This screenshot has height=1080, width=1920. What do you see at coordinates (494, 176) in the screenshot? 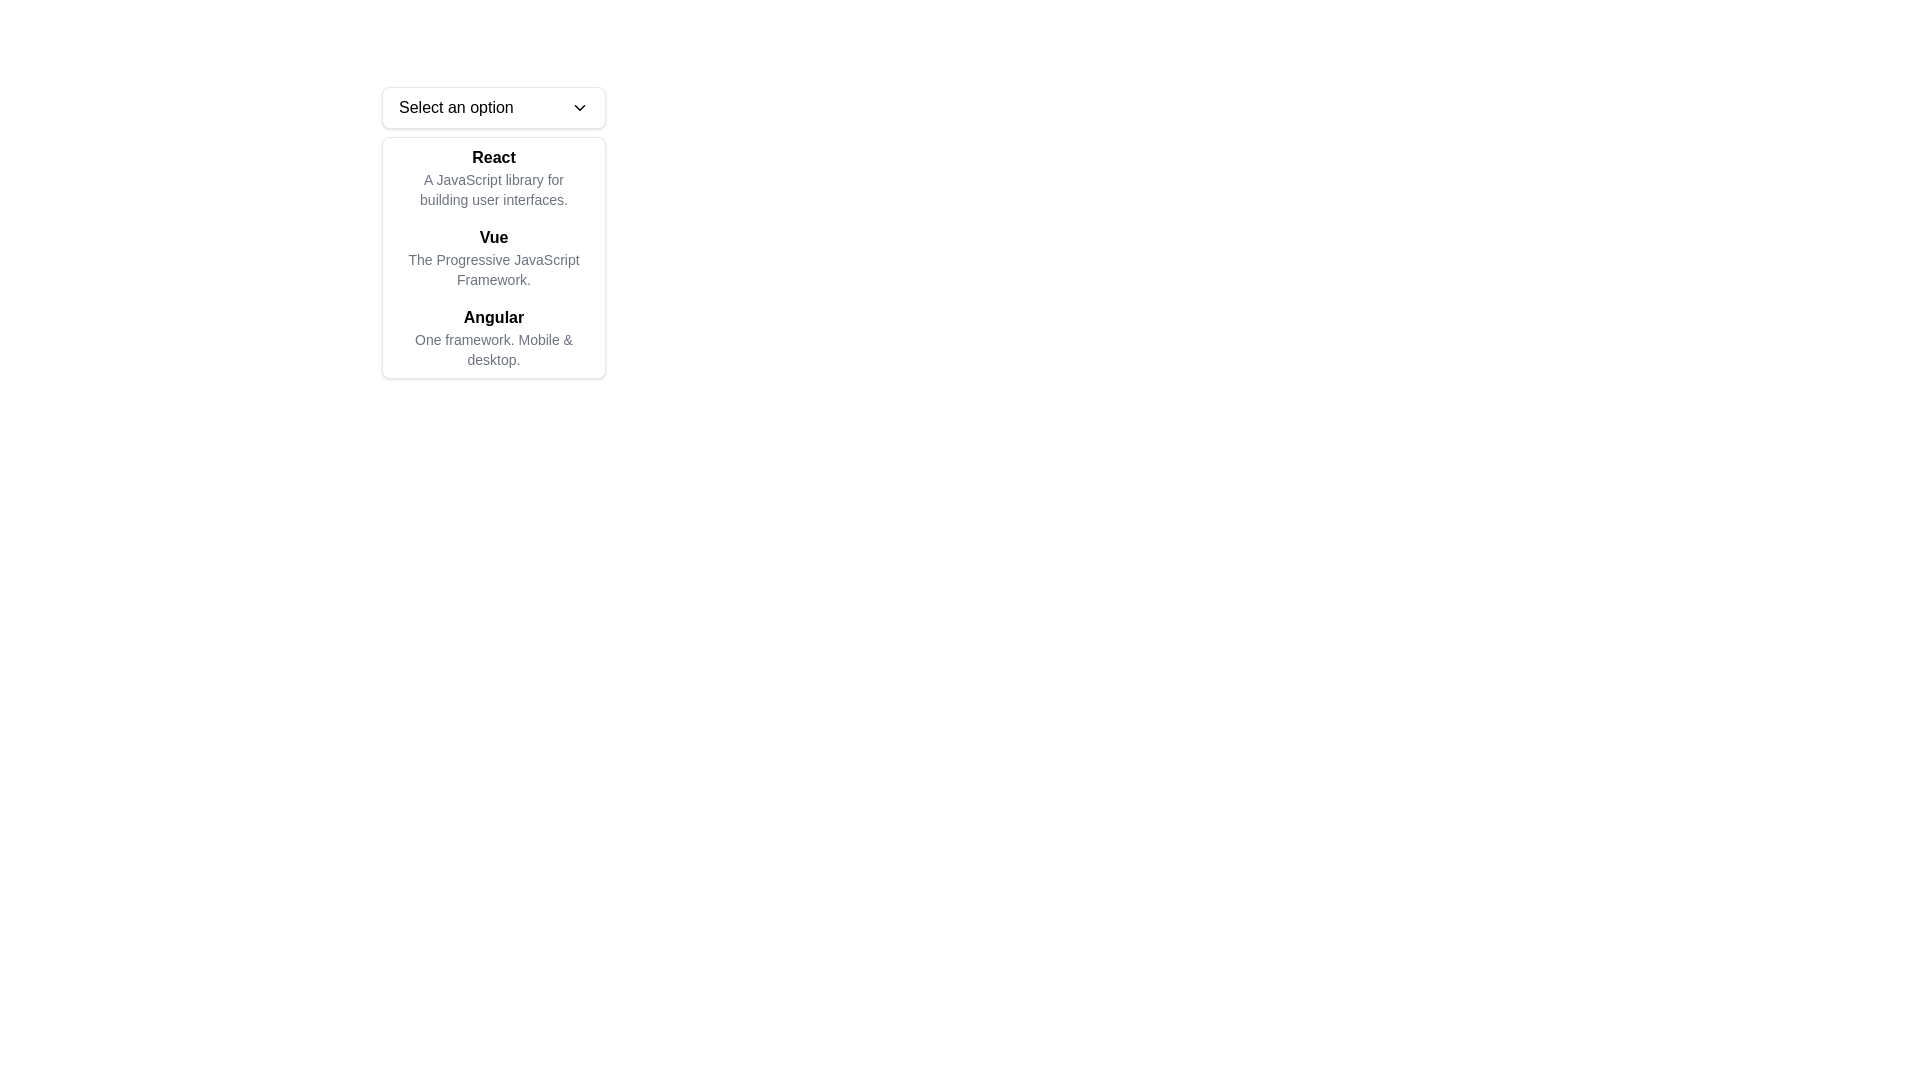
I see `the first list item in the dropdown menu that displays 'React' in bold with a description below it` at bounding box center [494, 176].